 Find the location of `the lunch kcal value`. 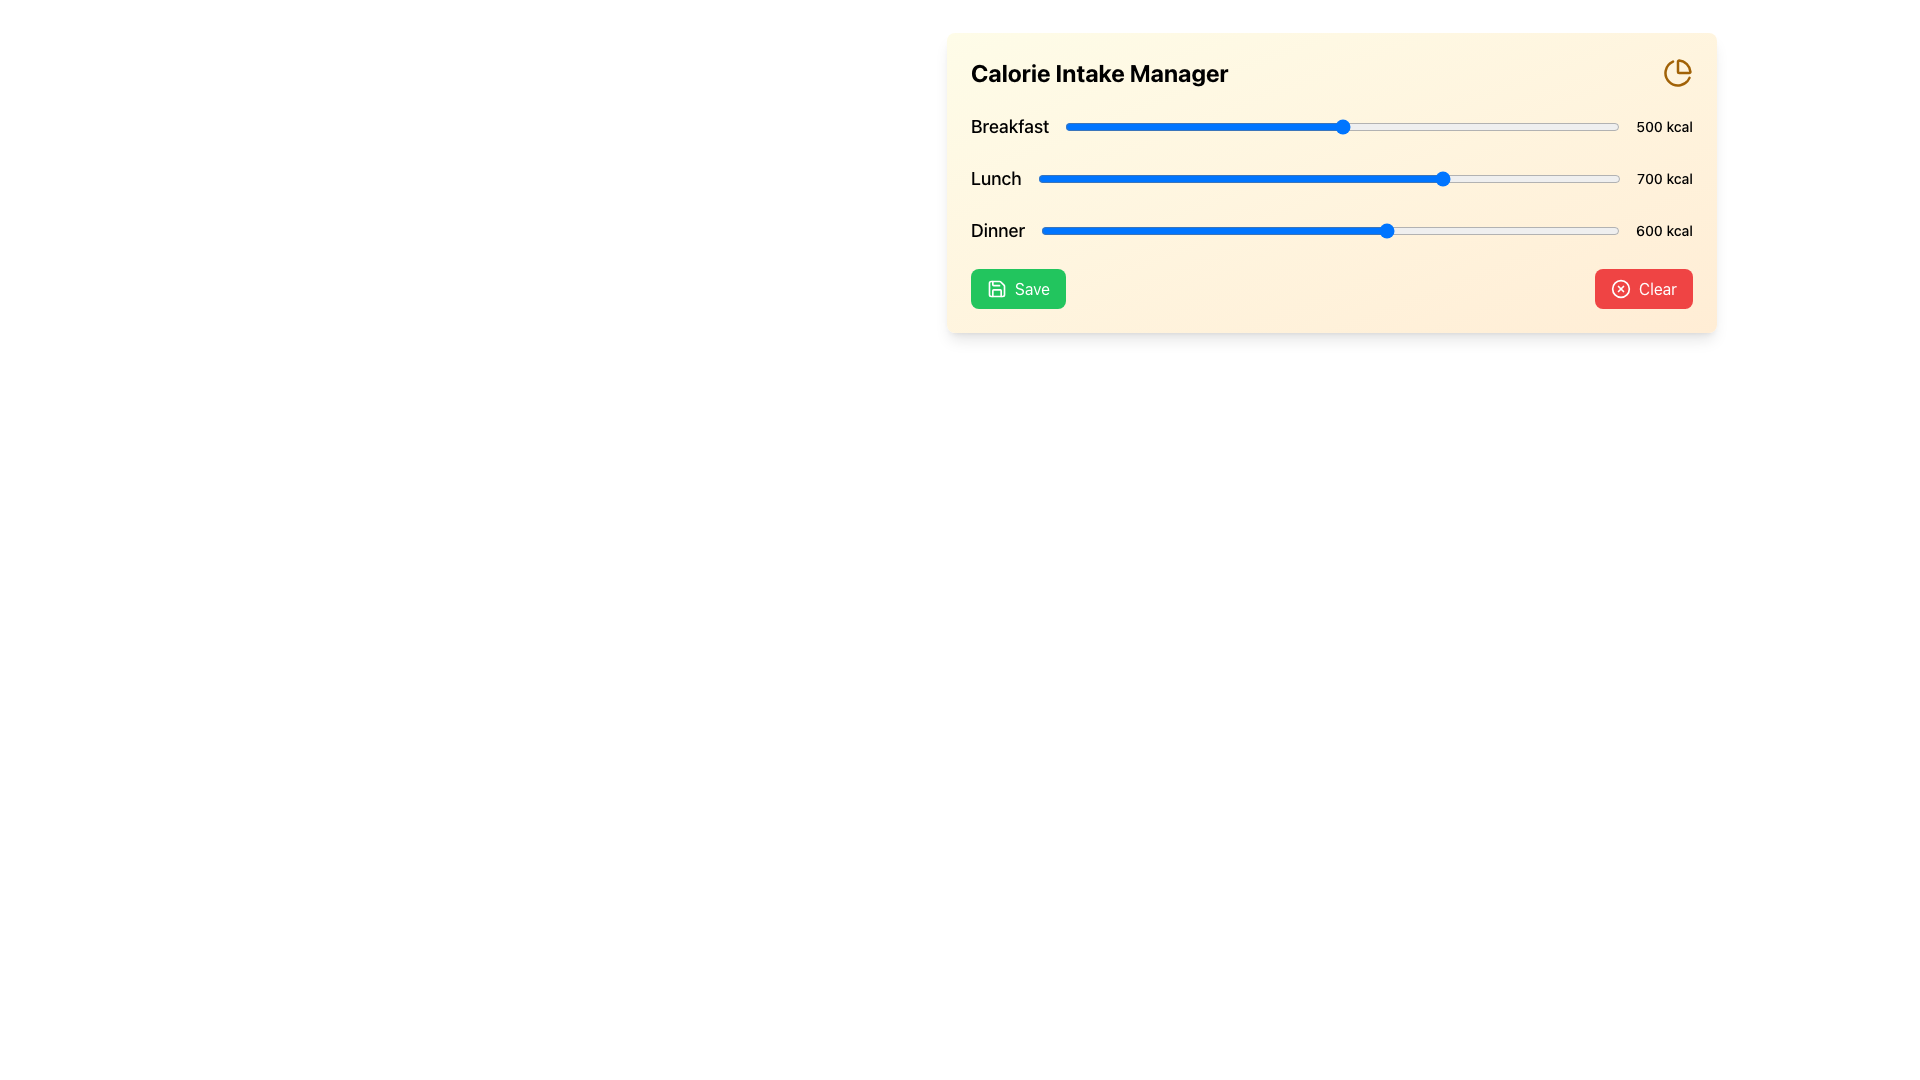

the lunch kcal value is located at coordinates (1066, 177).